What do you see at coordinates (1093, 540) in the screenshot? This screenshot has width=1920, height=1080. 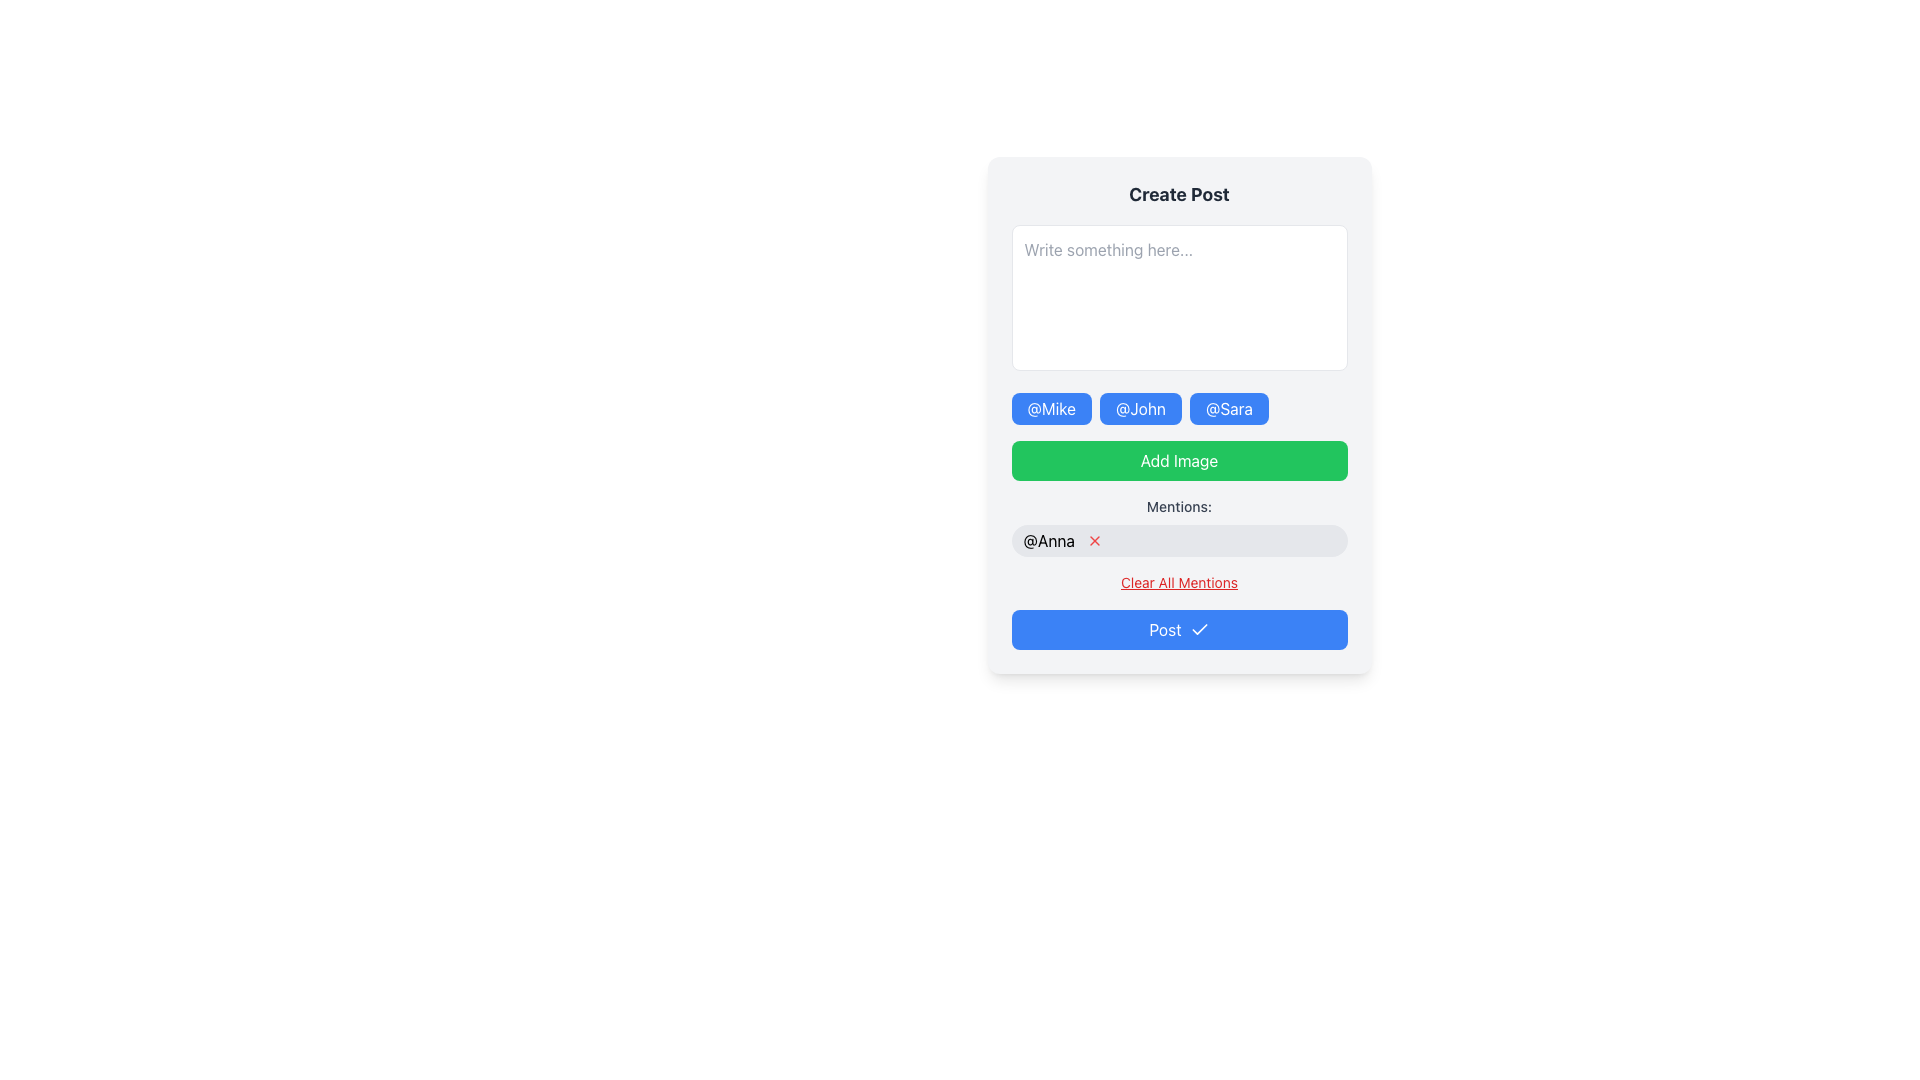 I see `the delete button located to the right of the '@Anna' mention in the 'Mentions' section` at bounding box center [1093, 540].